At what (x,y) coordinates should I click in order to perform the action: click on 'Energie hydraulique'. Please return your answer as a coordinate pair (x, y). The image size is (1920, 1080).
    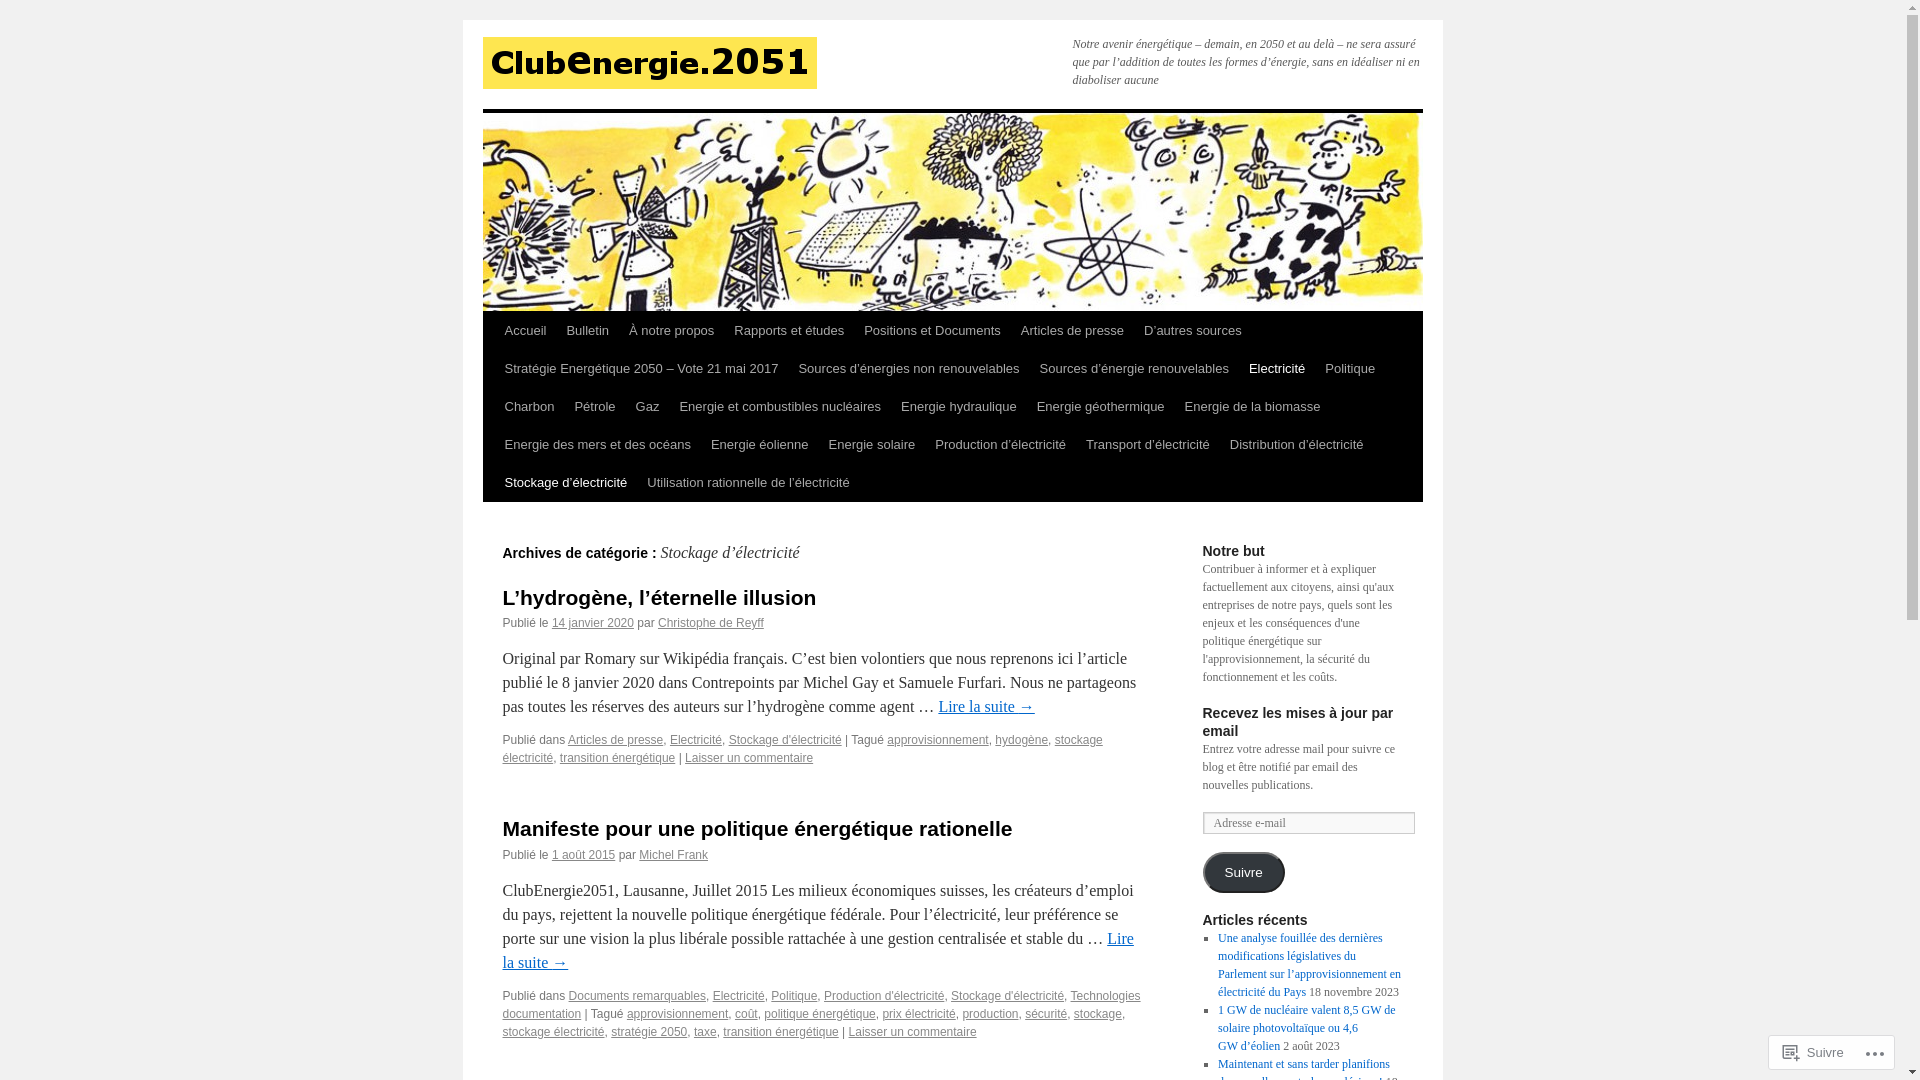
    Looking at the image, I should click on (890, 406).